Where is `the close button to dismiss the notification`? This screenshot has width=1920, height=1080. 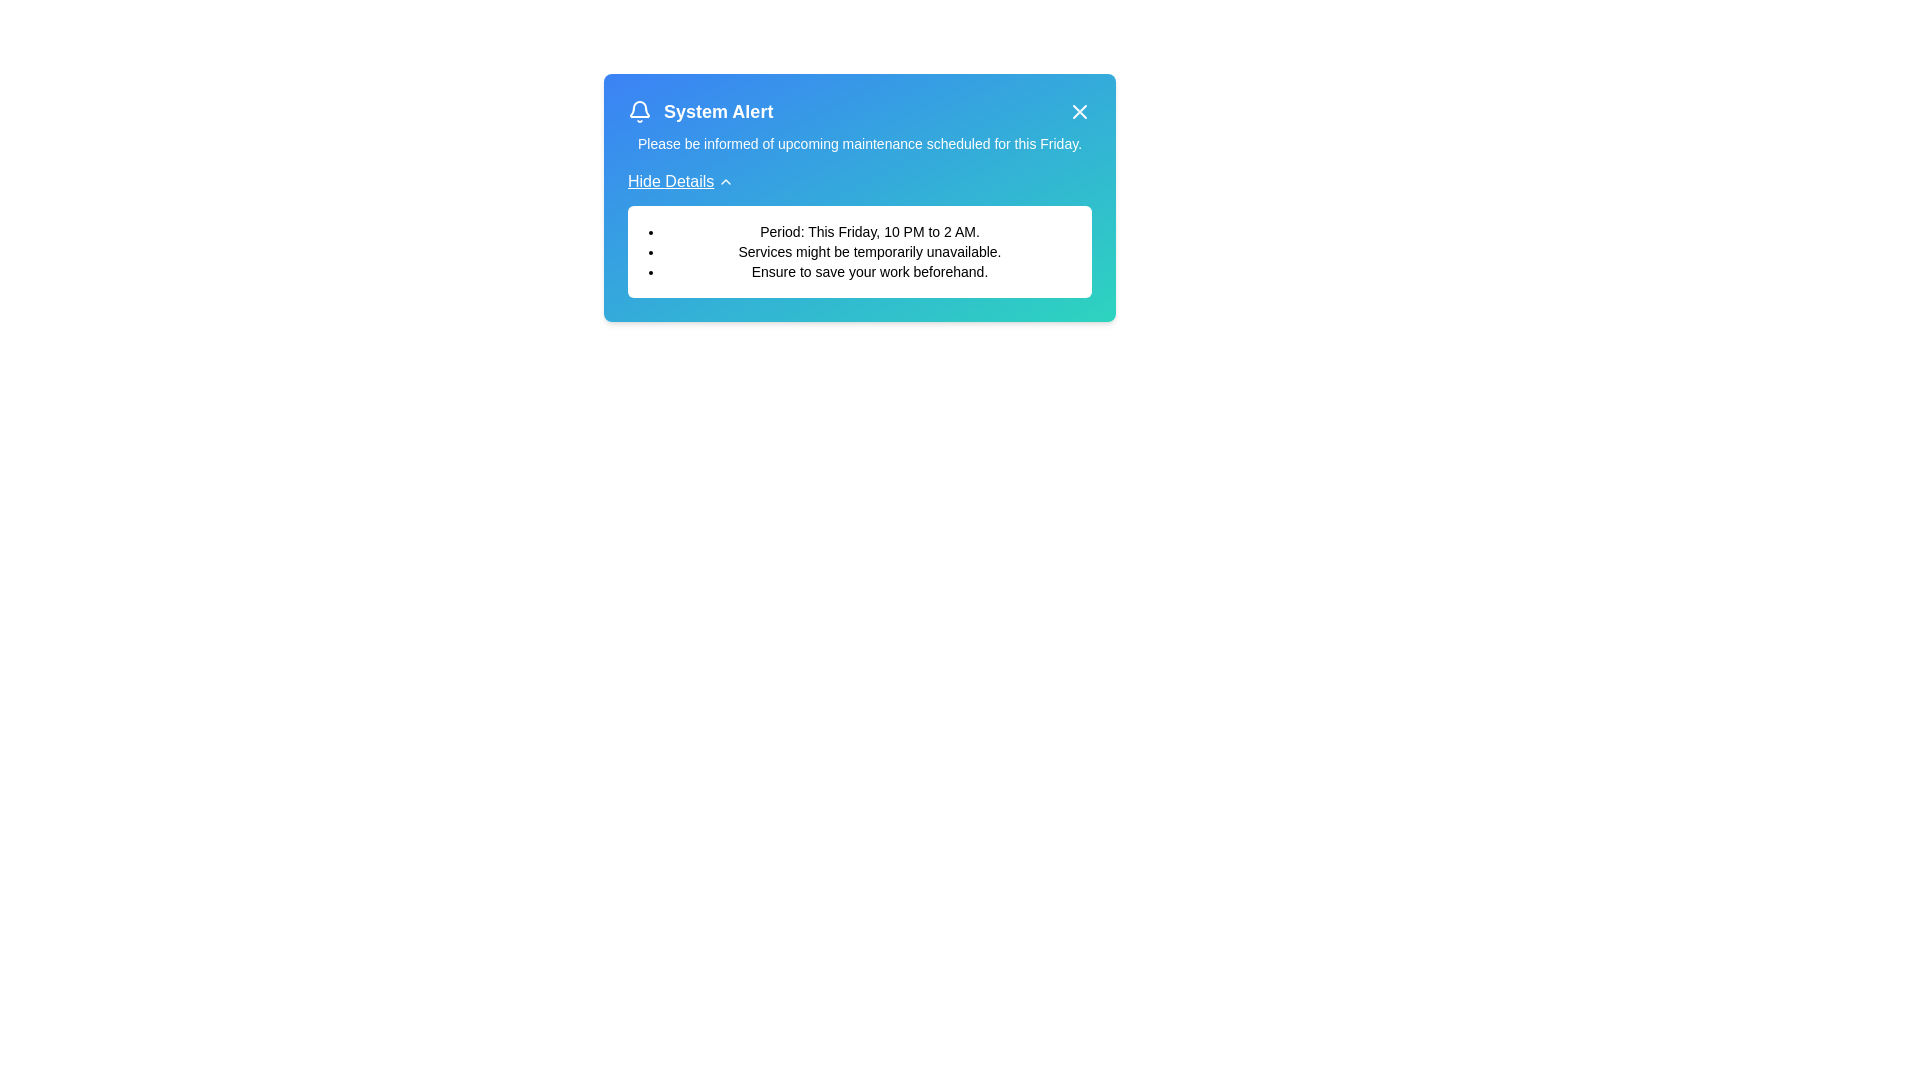
the close button to dismiss the notification is located at coordinates (1079, 111).